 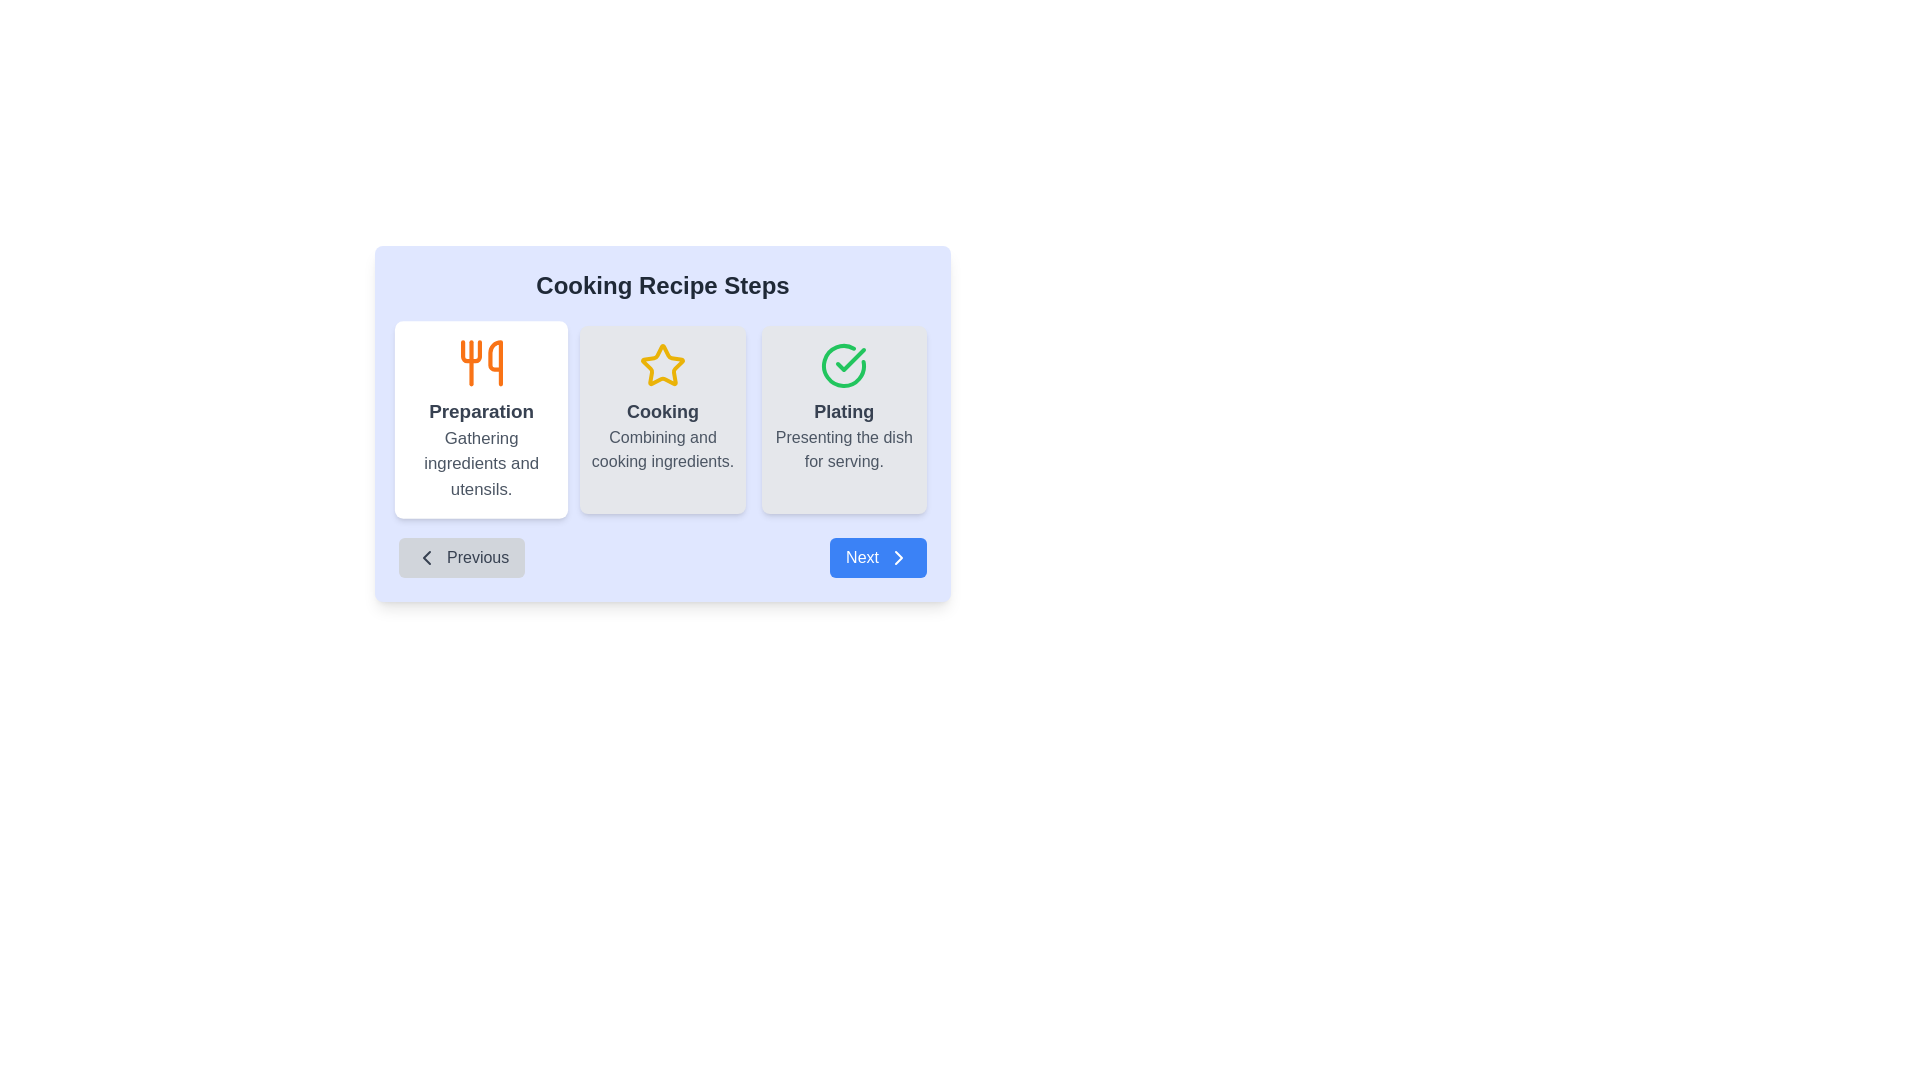 What do you see at coordinates (481, 363) in the screenshot?
I see `the 'Preparation' step icon in the 'Cooking Recipe Steps' section, which is located in the leftmost card above the 'Preparation' text` at bounding box center [481, 363].